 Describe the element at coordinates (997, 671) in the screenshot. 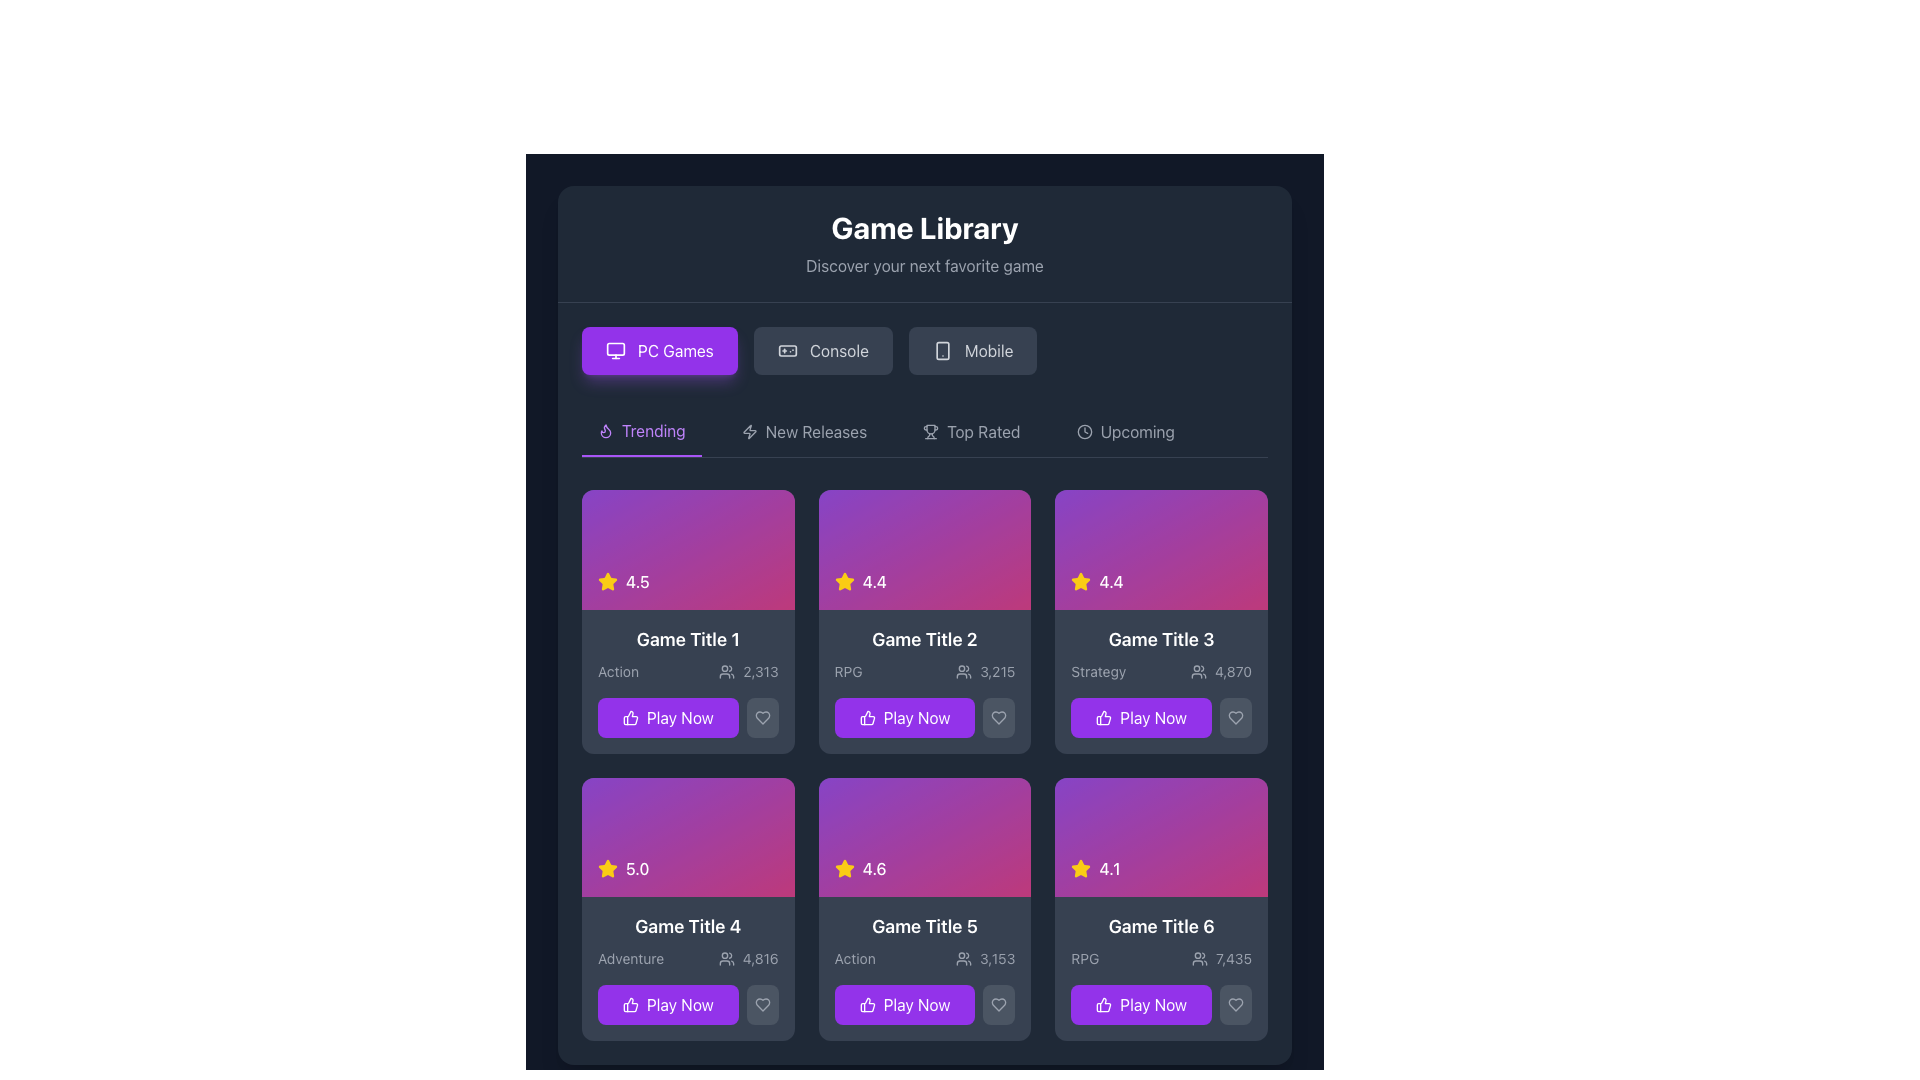

I see `the text label displaying '3,215' that indicates the total number of users associated with 'Game Title 2', located below the card in the second column of the grid layout` at that location.